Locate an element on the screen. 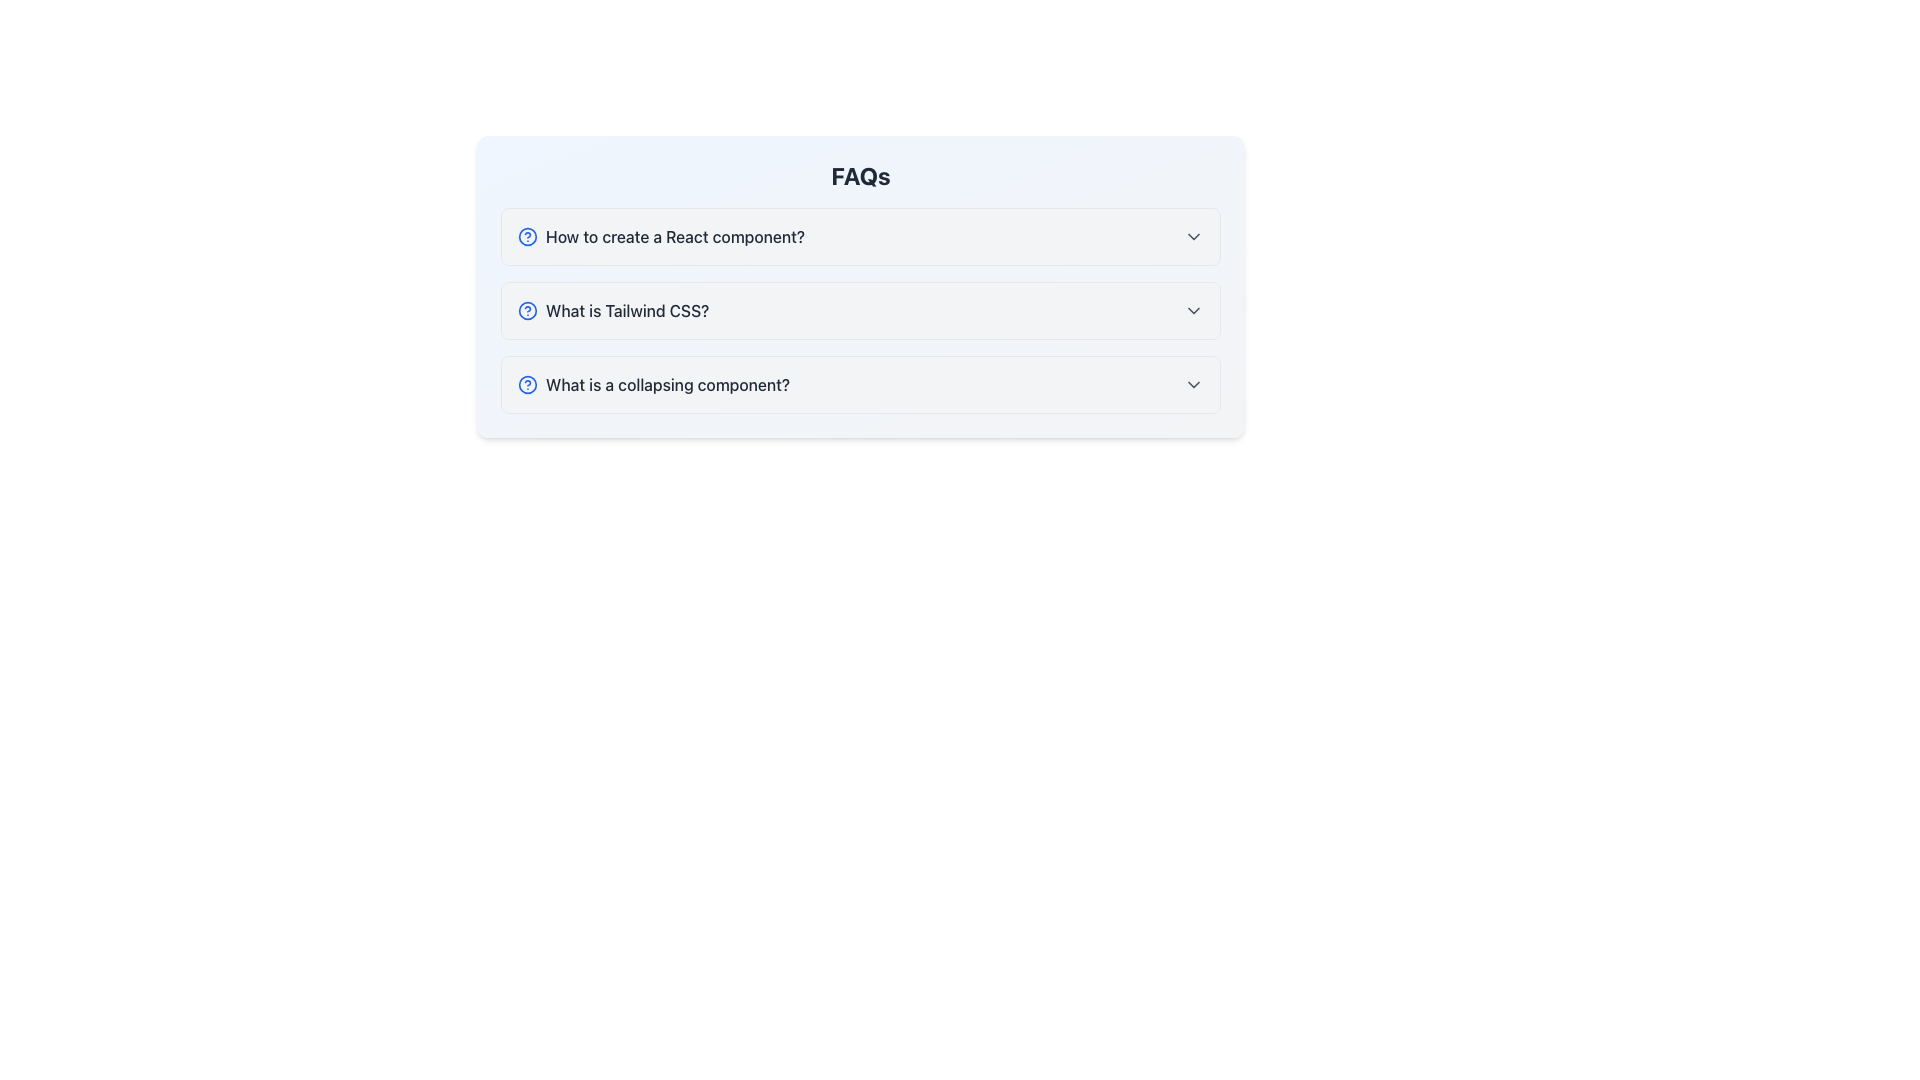 This screenshot has height=1080, width=1920. the circular question mark icon with a blue outline located to the left of the text 'How to create a React component?' in the FAQ section is located at coordinates (528, 235).